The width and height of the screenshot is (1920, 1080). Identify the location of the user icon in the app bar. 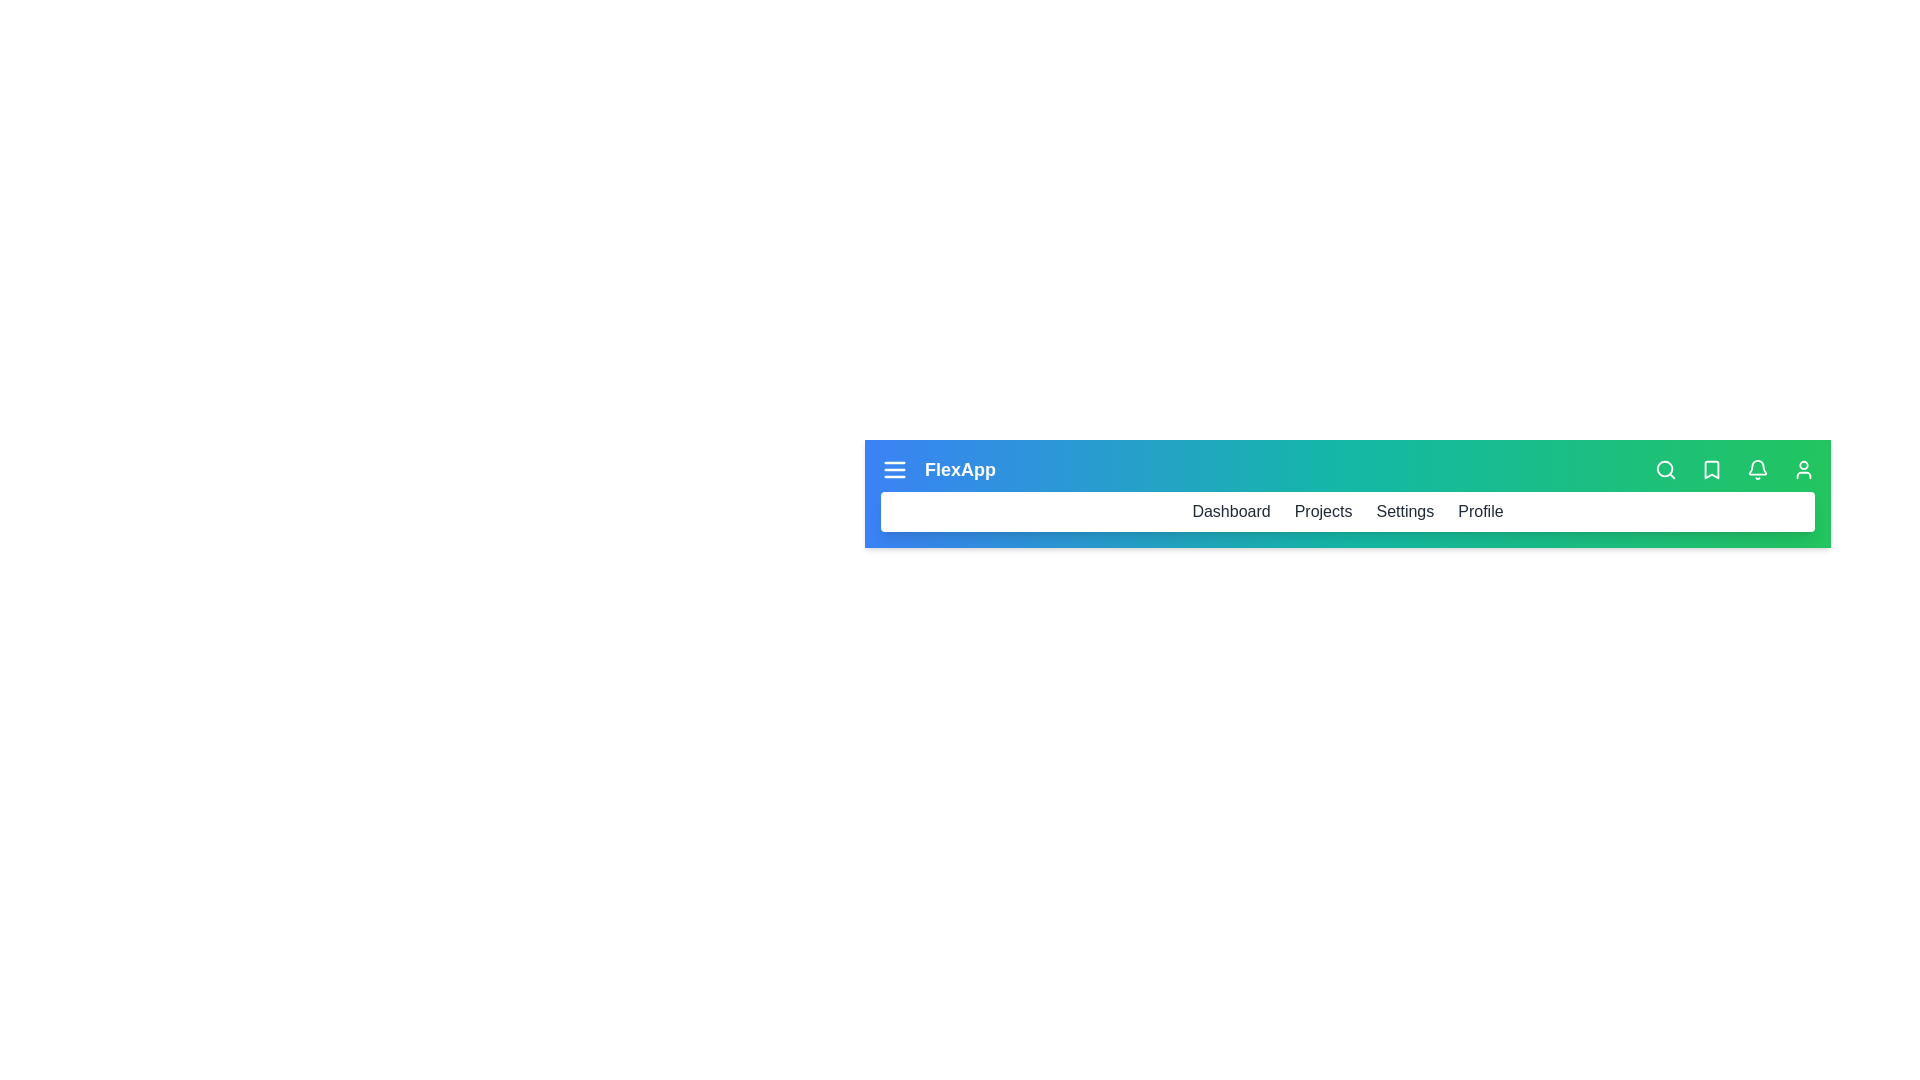
(1804, 470).